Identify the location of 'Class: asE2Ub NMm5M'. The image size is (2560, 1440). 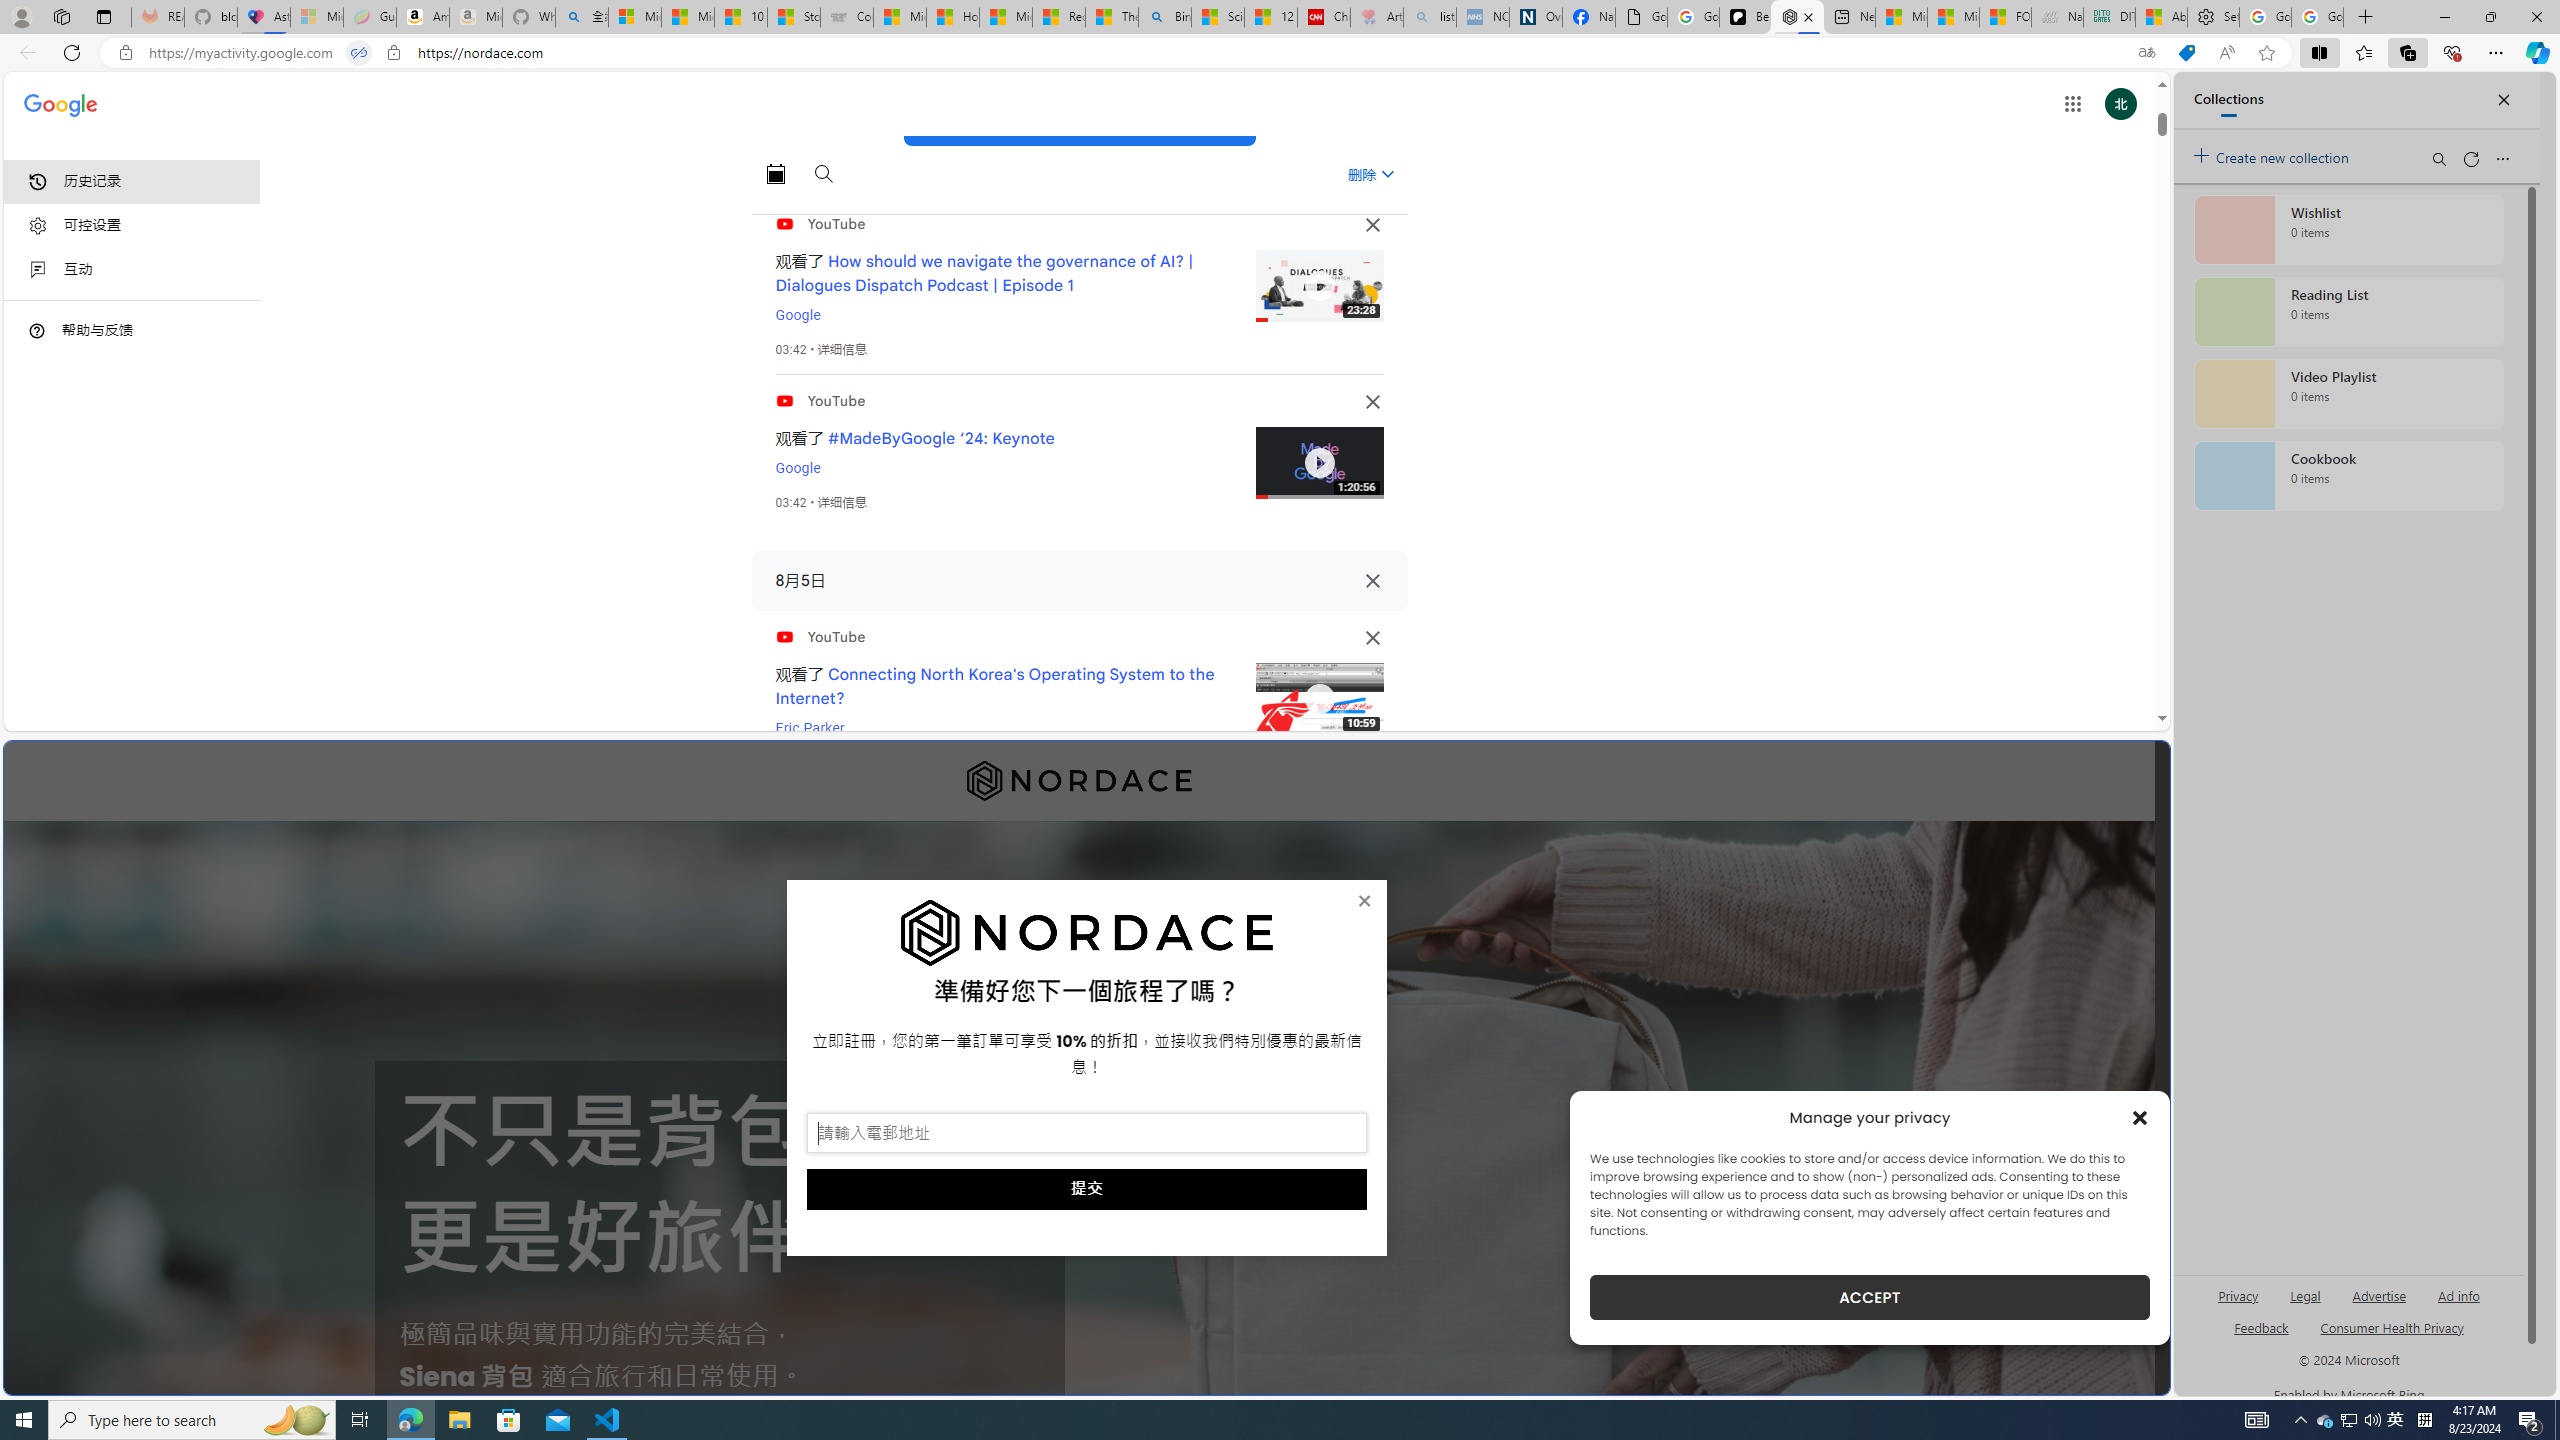
(1386, 173).